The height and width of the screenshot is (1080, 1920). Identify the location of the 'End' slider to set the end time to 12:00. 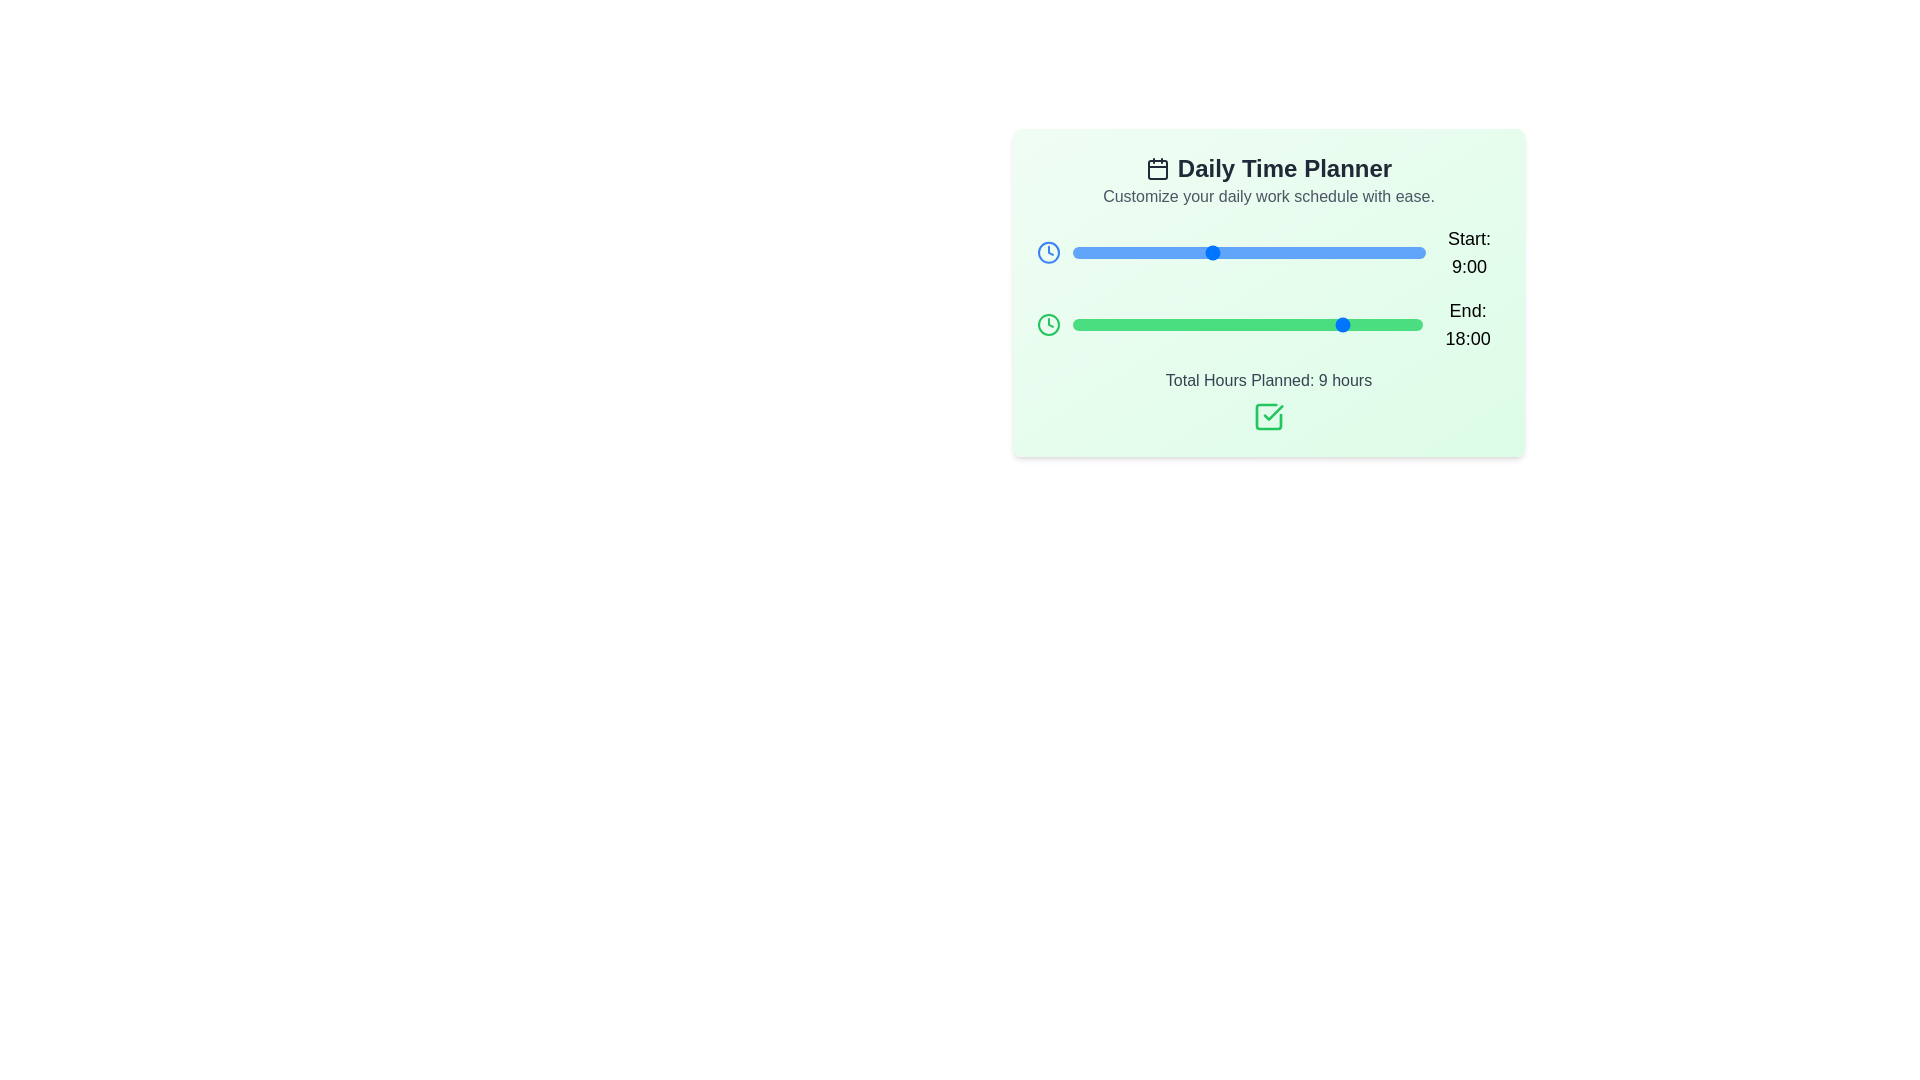
(1254, 323).